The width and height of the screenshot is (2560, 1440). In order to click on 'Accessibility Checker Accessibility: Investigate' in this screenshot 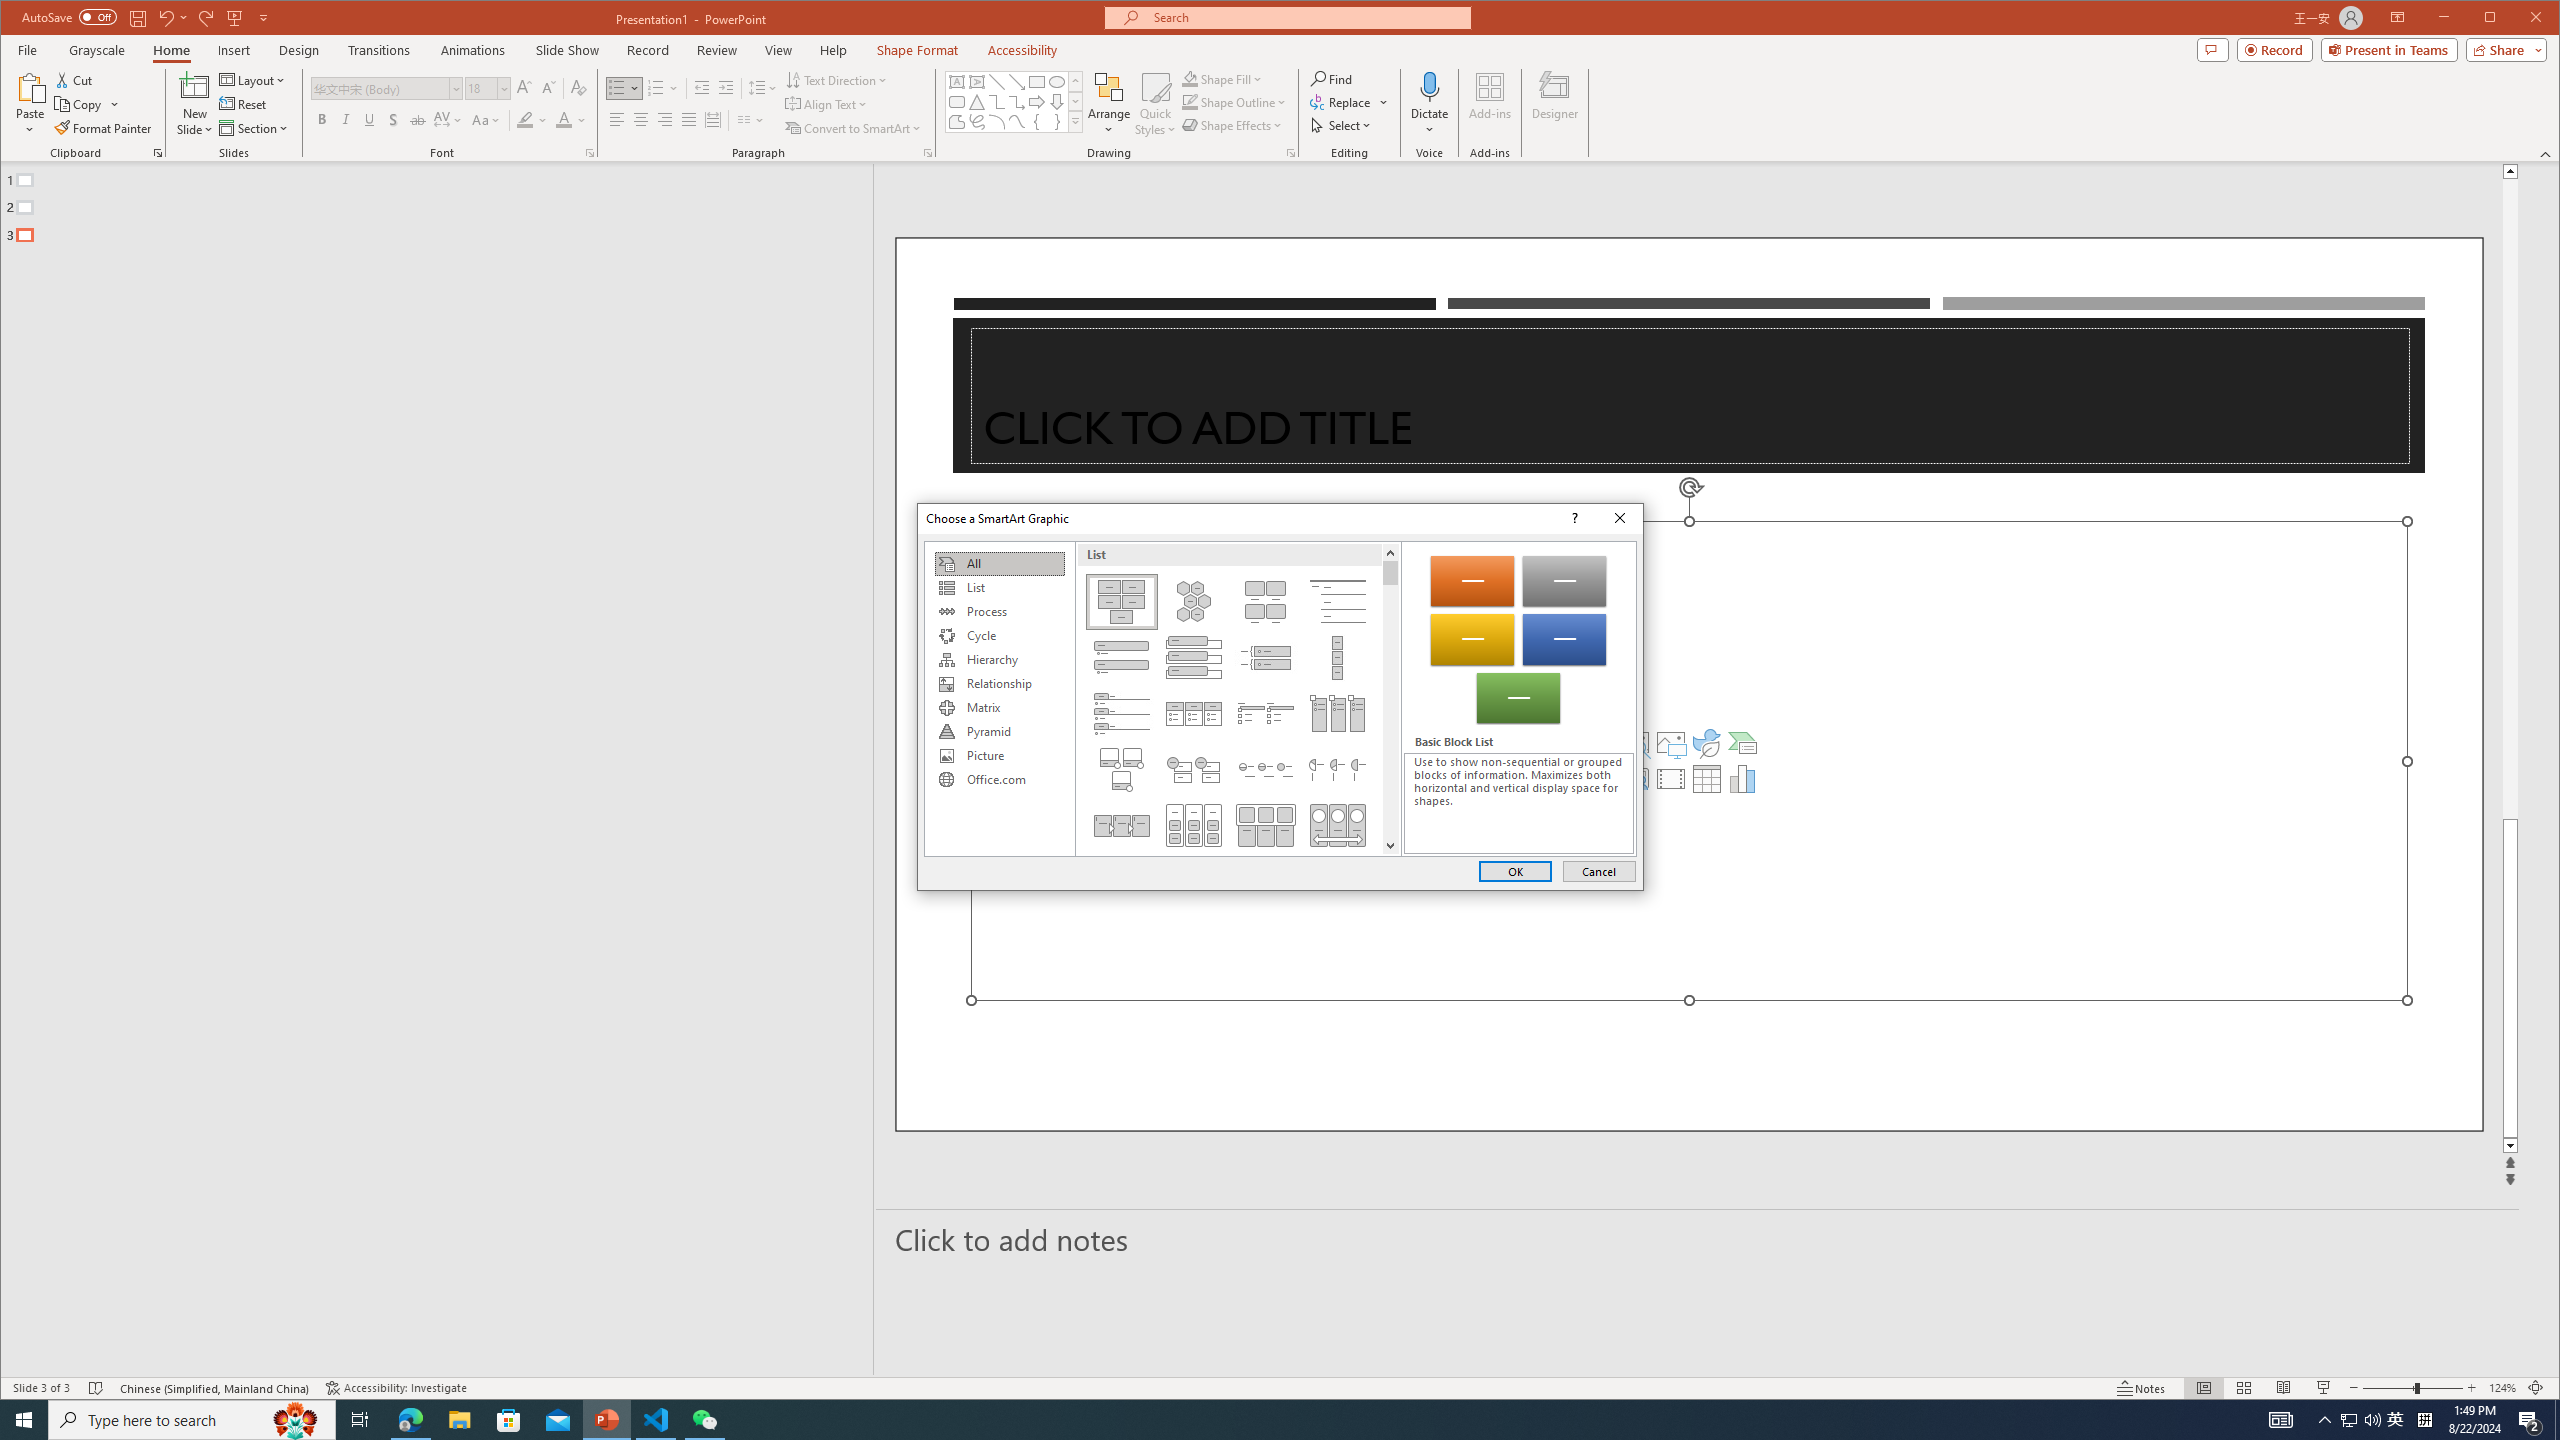, I will do `click(395, 1387)`.